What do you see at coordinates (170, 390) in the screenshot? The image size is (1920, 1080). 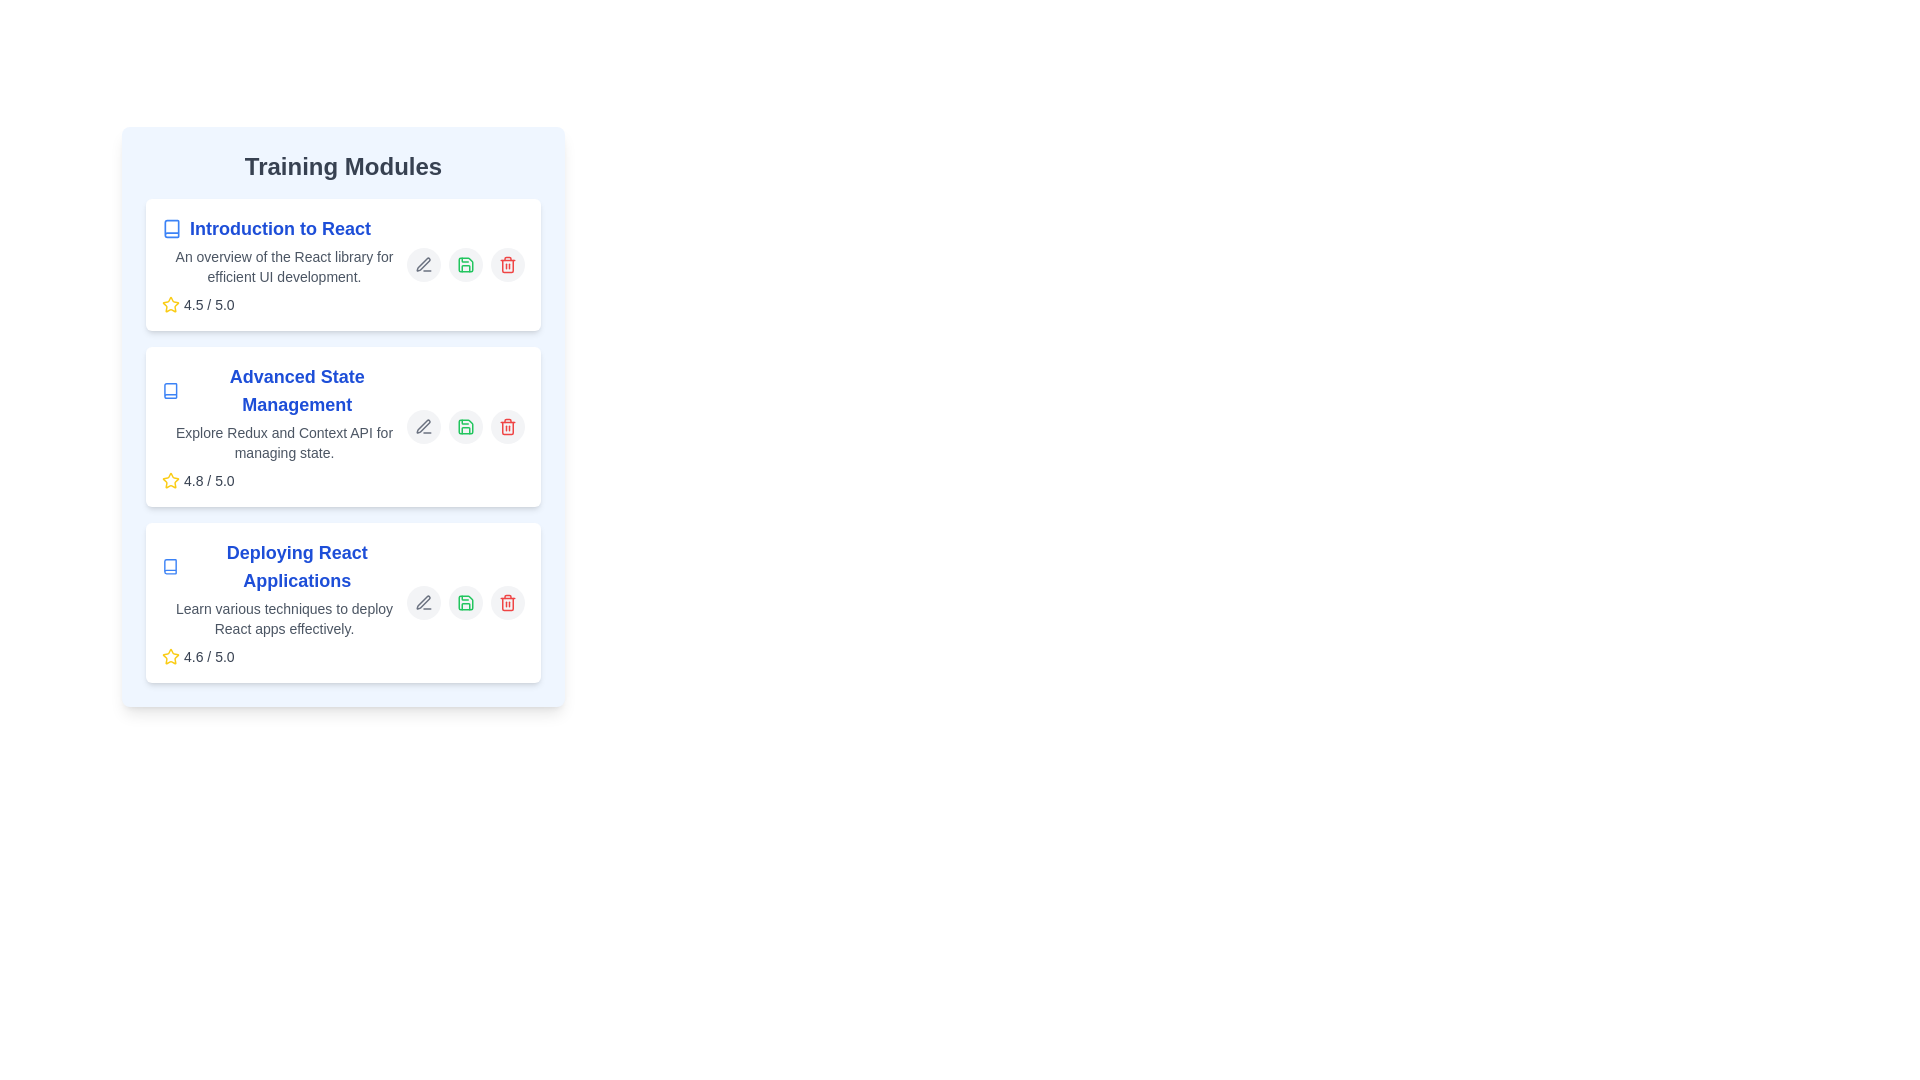 I see `the small blue book icon located to the left of the bold text title 'Advanced State Management' if it has assigned functionality` at bounding box center [170, 390].